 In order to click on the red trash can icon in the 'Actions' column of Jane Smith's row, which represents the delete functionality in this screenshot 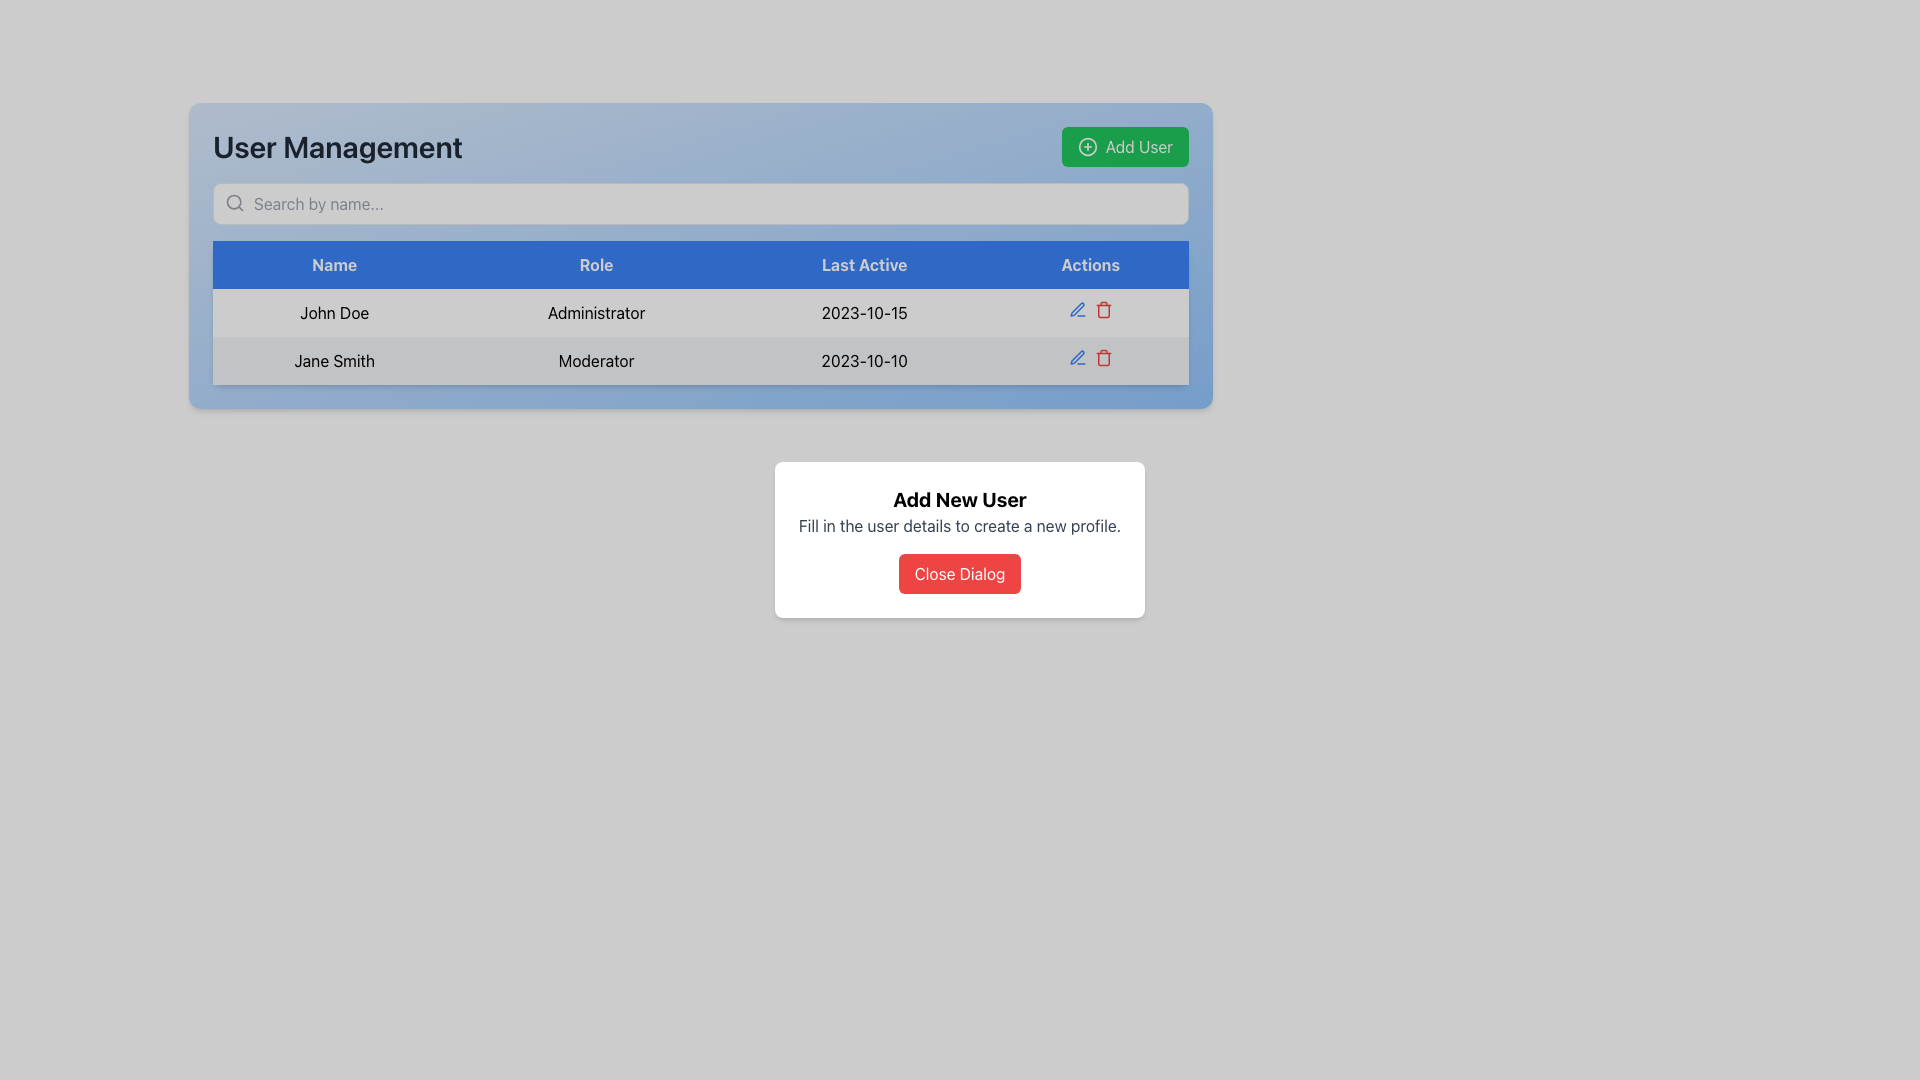, I will do `click(1089, 361)`.